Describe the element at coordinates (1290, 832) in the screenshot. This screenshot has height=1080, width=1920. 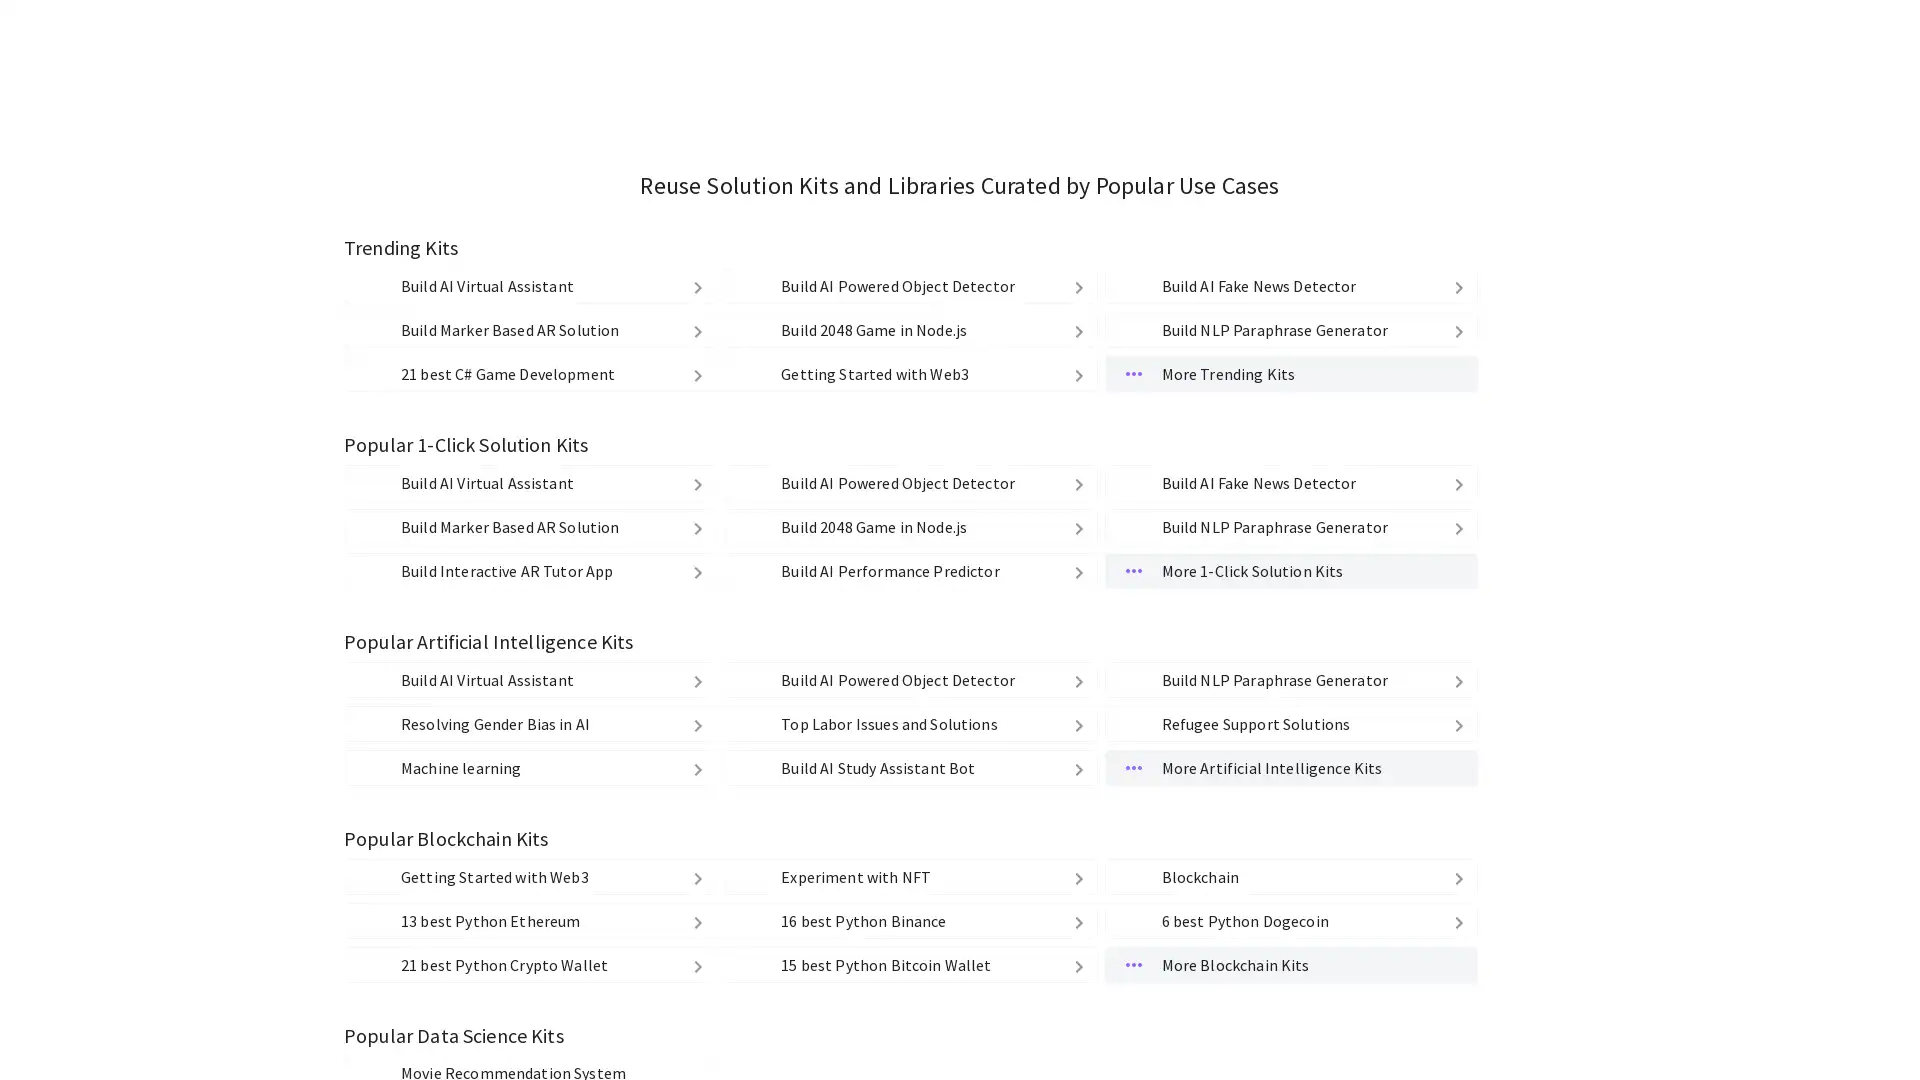
I see `paraphrase-generator1 Build NLP Paraphrase Generator` at that location.